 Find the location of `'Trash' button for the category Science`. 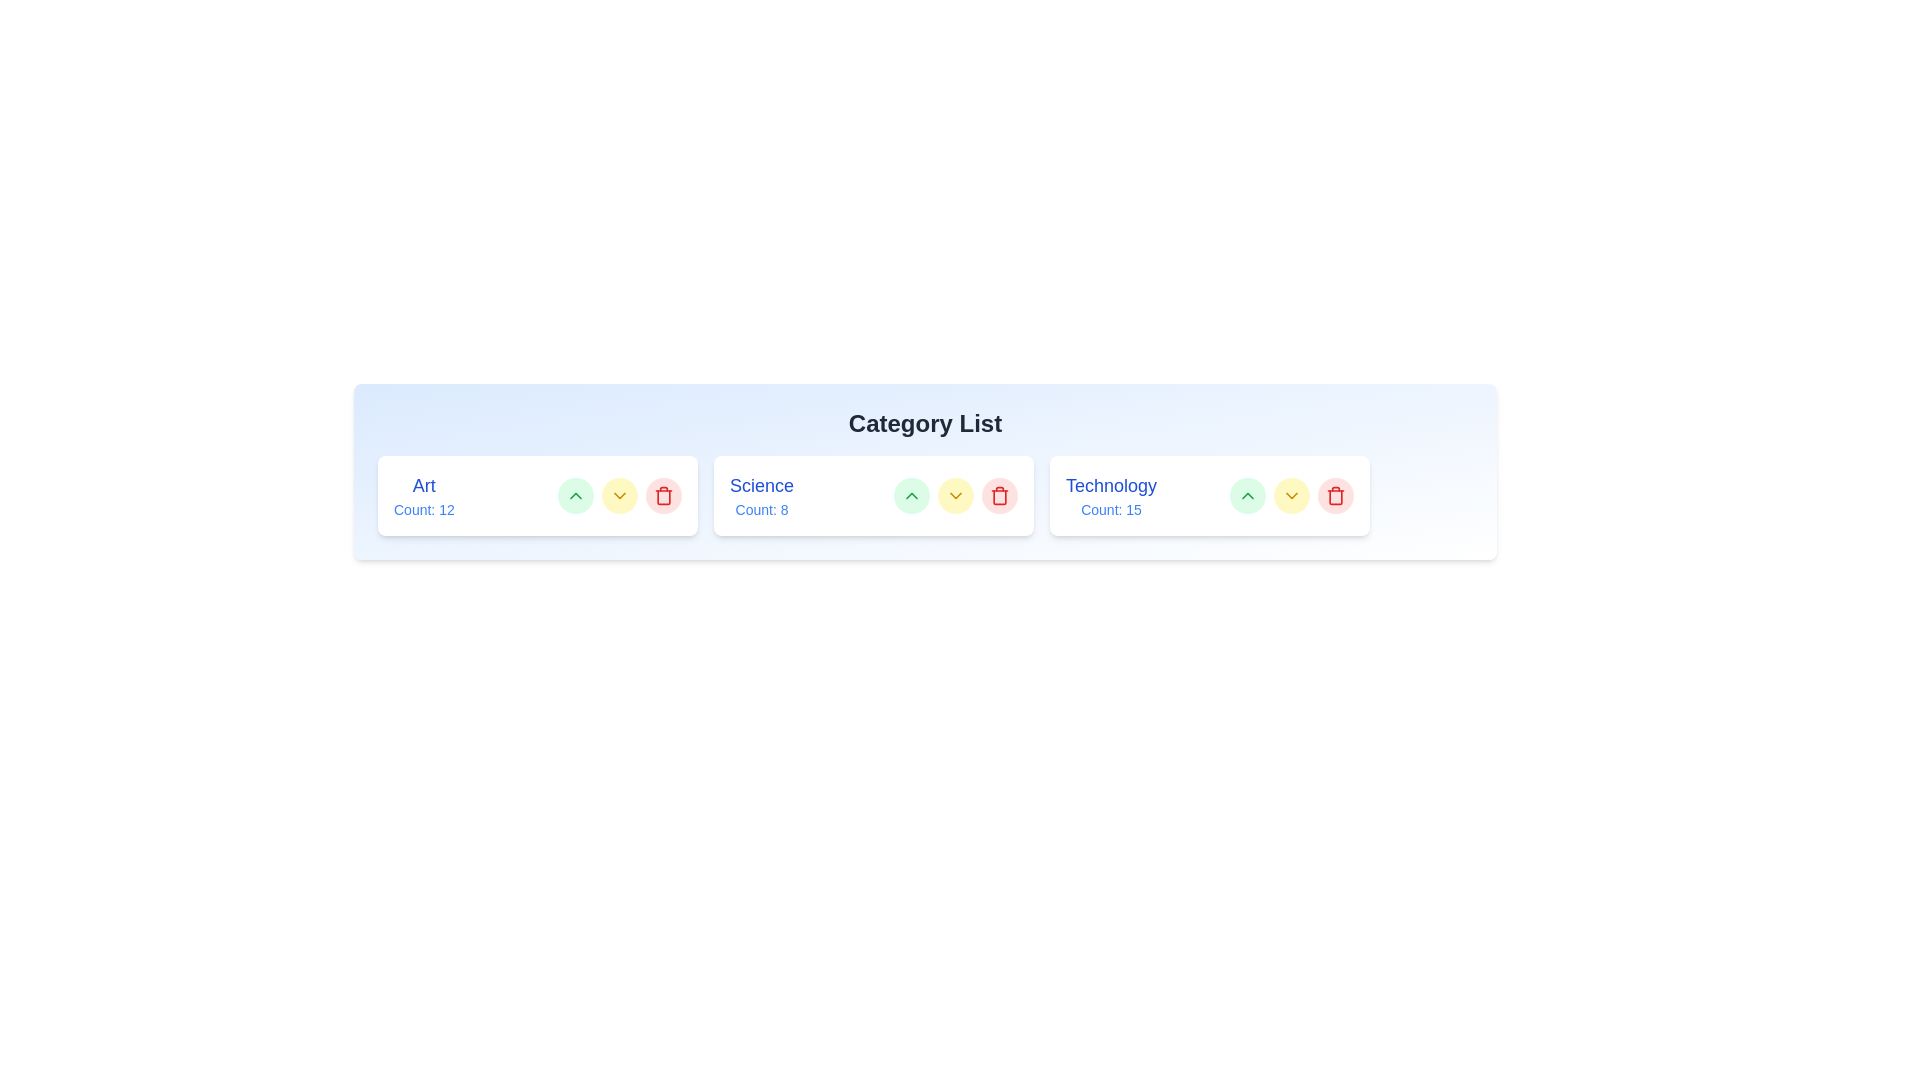

'Trash' button for the category Science is located at coordinates (999, 495).